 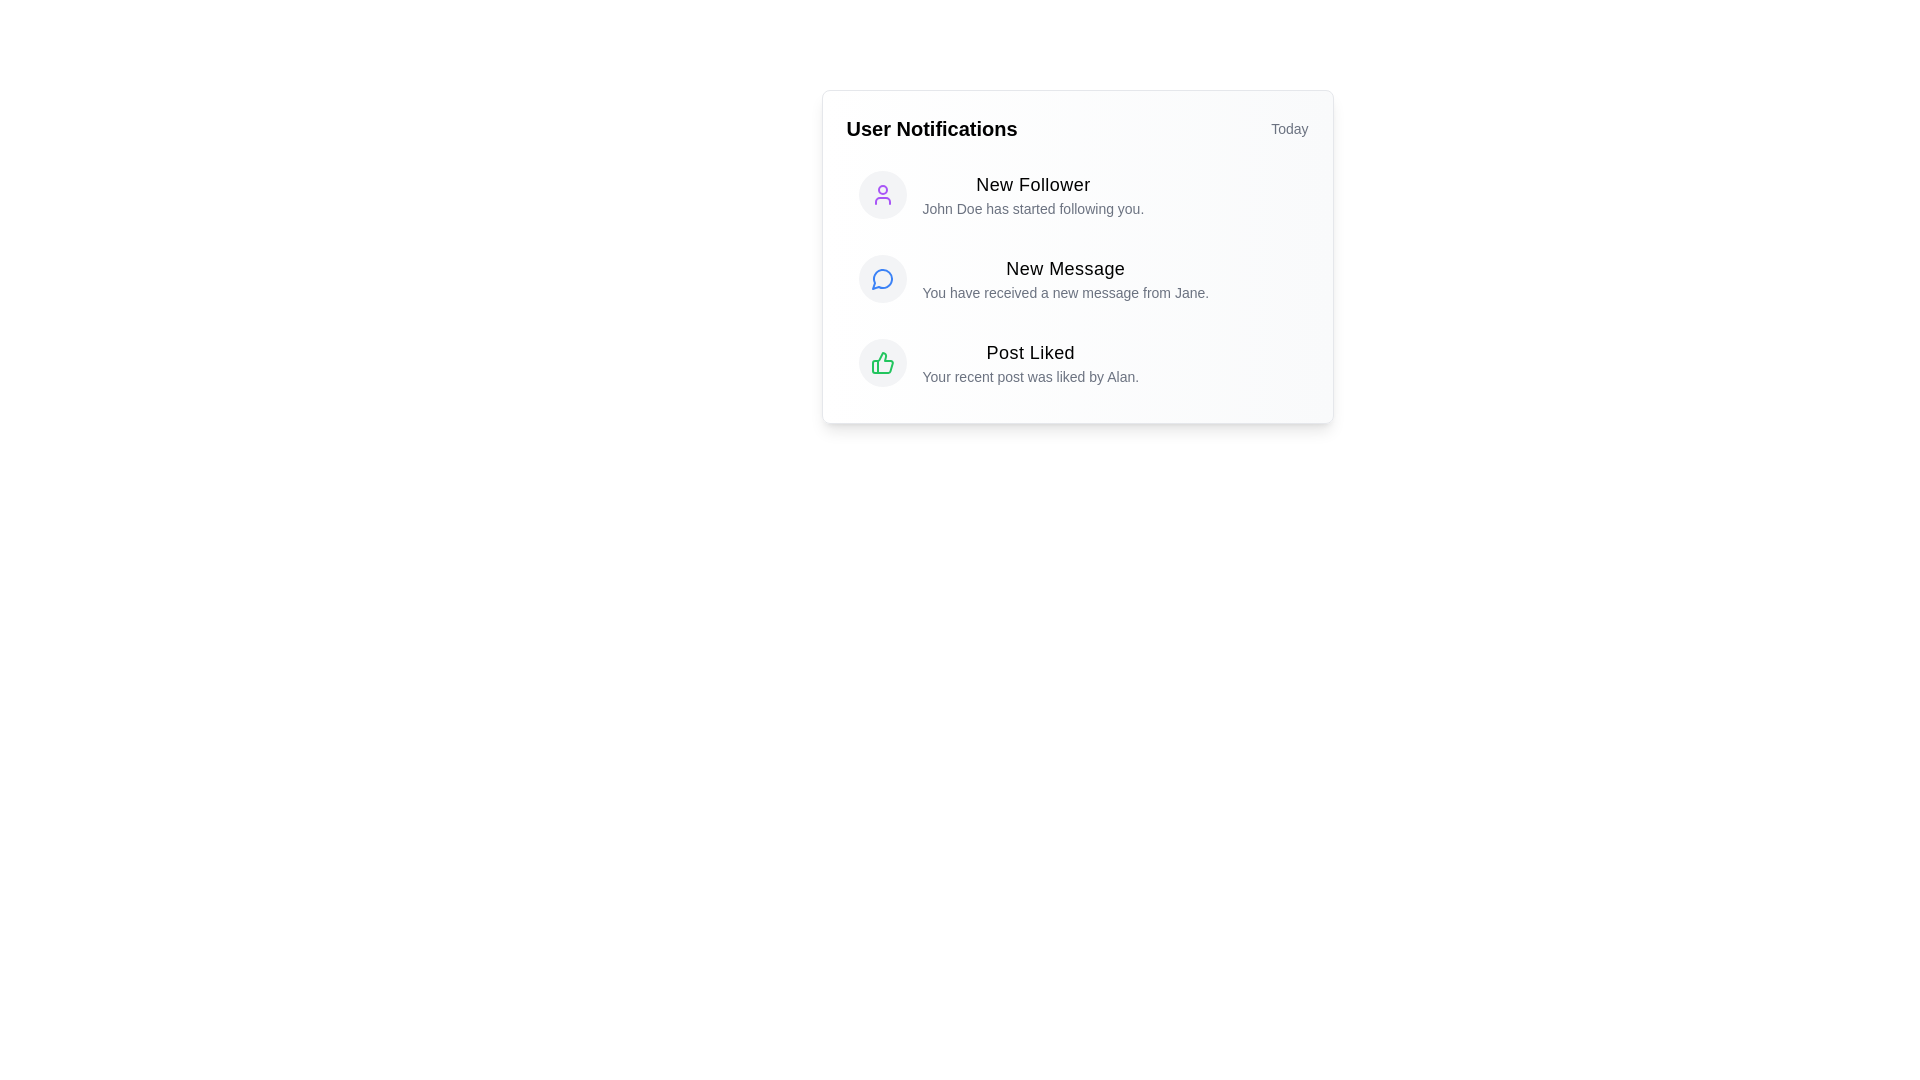 I want to click on the circular notification icon with a light gray background and blue chat bubble icon located to the left of the text 'New Message', so click(x=881, y=278).